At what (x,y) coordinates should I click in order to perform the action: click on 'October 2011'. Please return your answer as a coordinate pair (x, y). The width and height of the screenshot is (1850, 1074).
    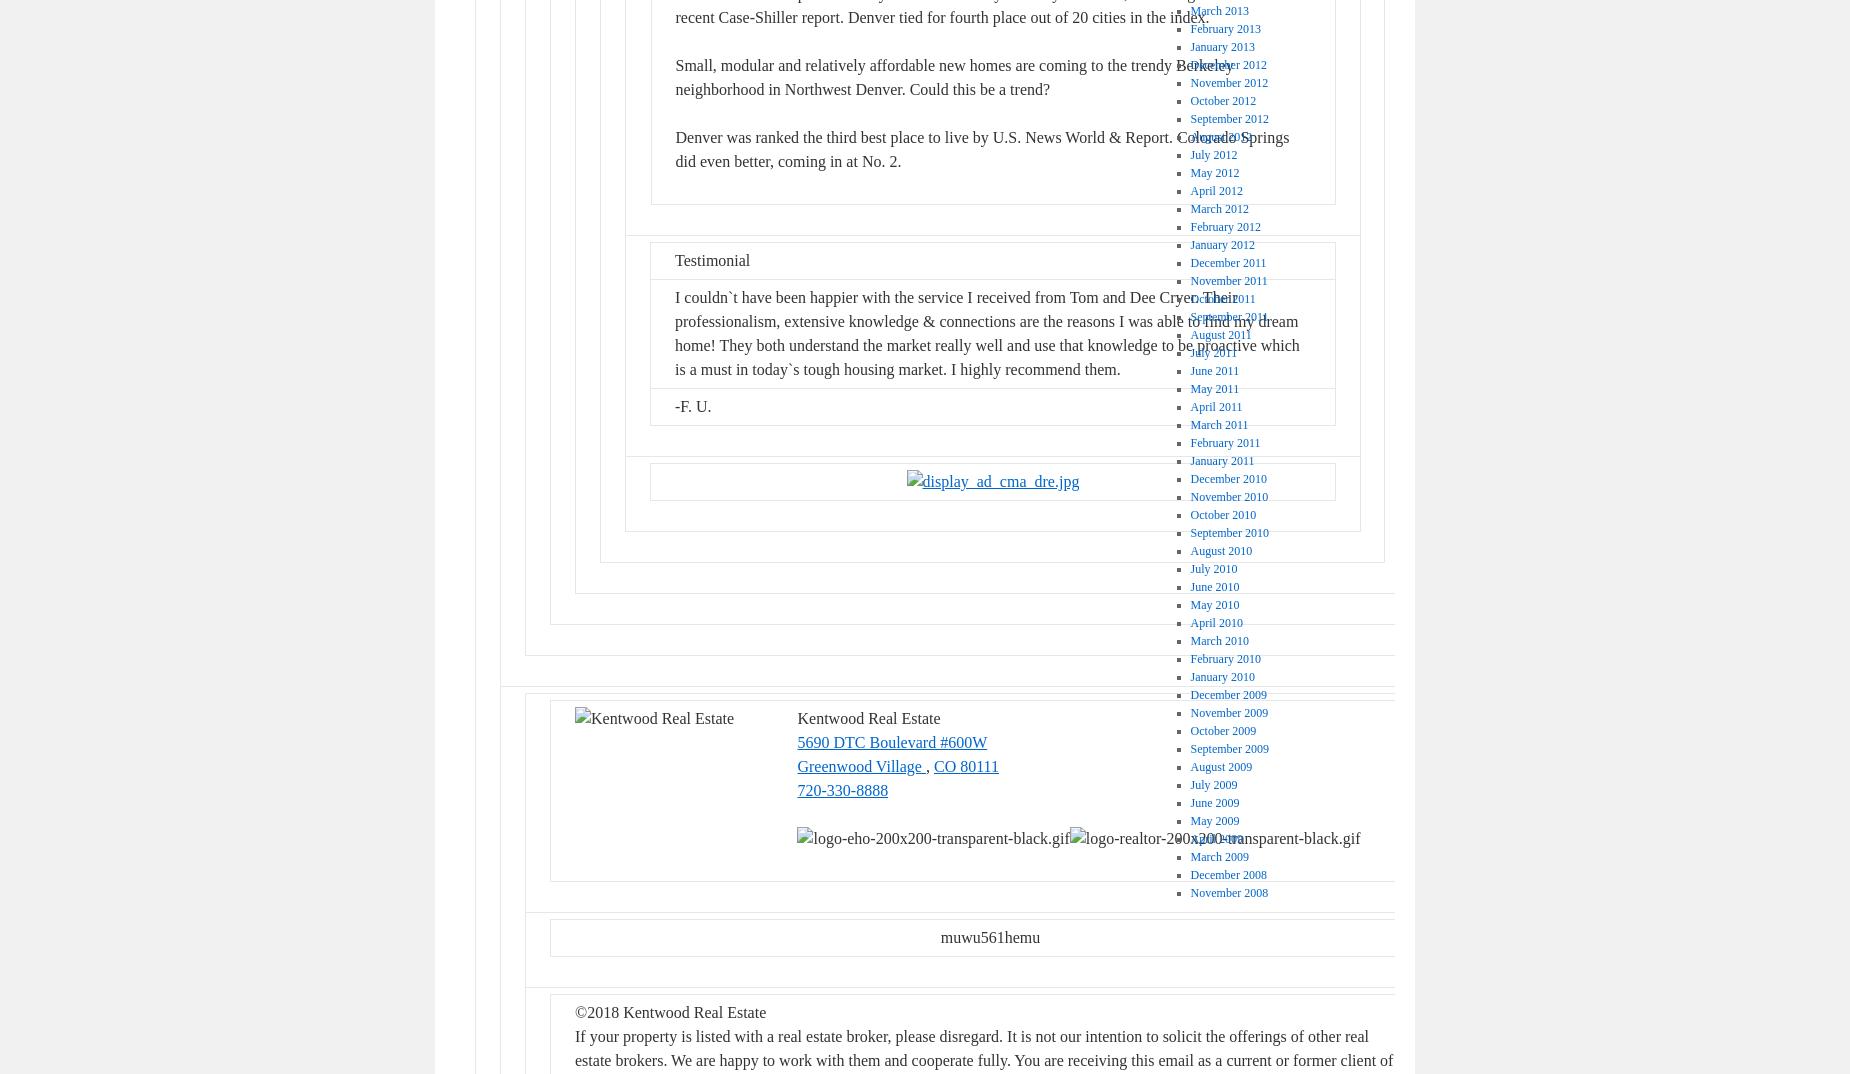
    Looking at the image, I should click on (1188, 299).